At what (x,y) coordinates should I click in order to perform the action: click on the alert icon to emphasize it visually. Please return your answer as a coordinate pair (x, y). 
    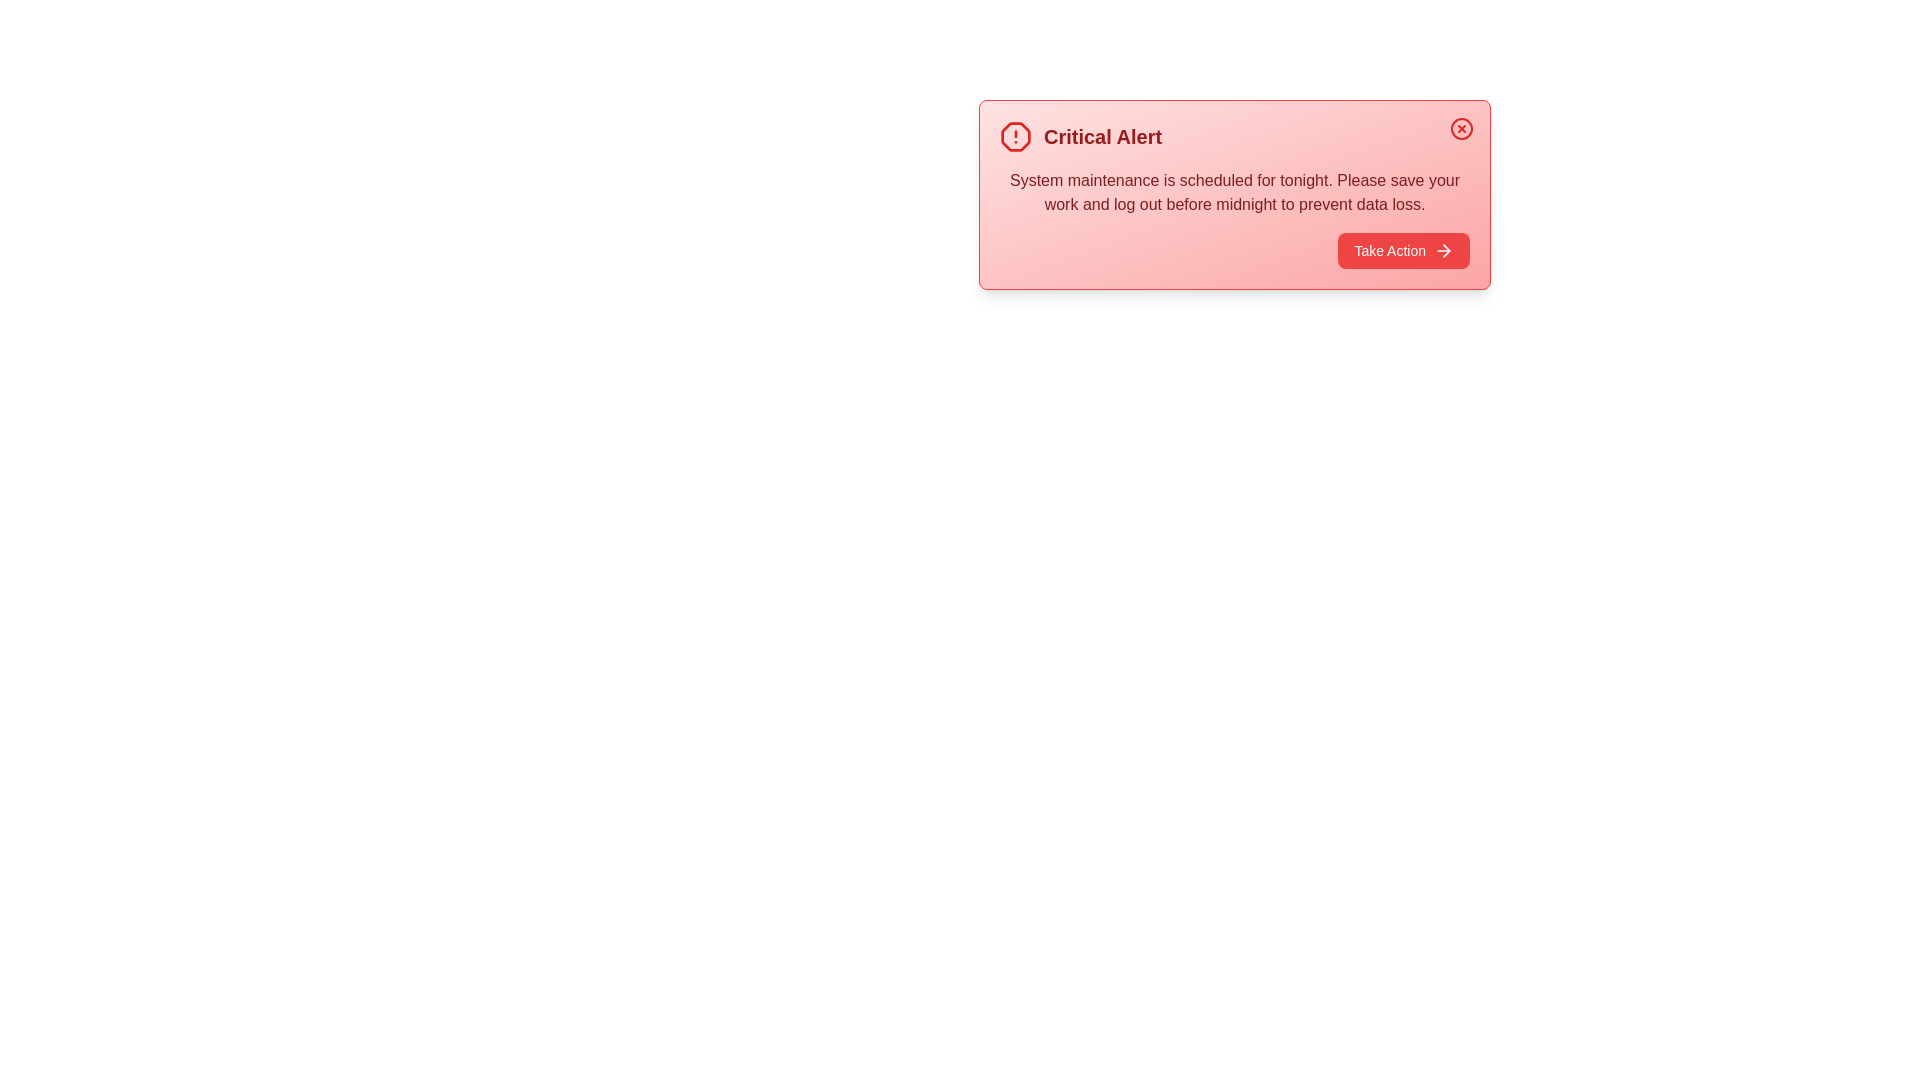
    Looking at the image, I should click on (1016, 136).